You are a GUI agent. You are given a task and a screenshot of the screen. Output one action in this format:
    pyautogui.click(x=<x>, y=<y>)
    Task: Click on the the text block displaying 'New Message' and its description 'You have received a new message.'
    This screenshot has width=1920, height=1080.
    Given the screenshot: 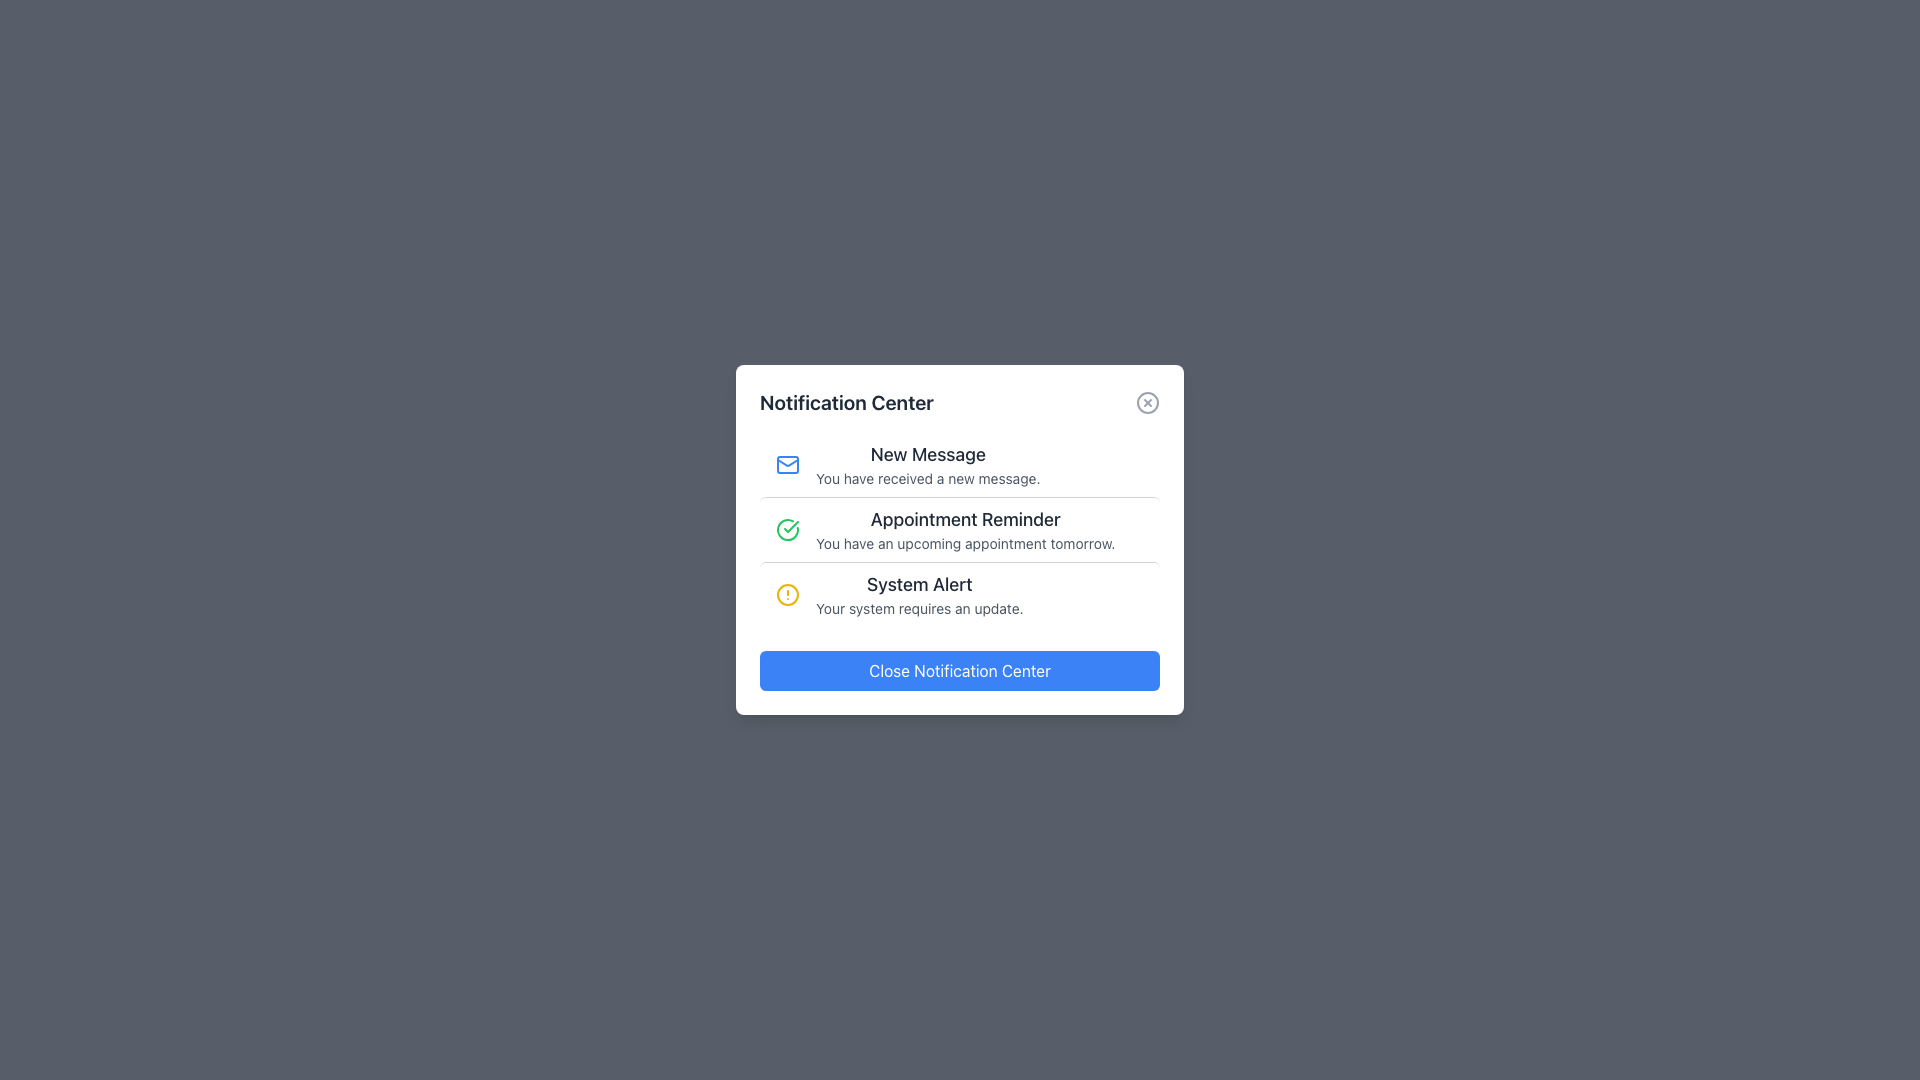 What is the action you would take?
    pyautogui.click(x=927, y=465)
    